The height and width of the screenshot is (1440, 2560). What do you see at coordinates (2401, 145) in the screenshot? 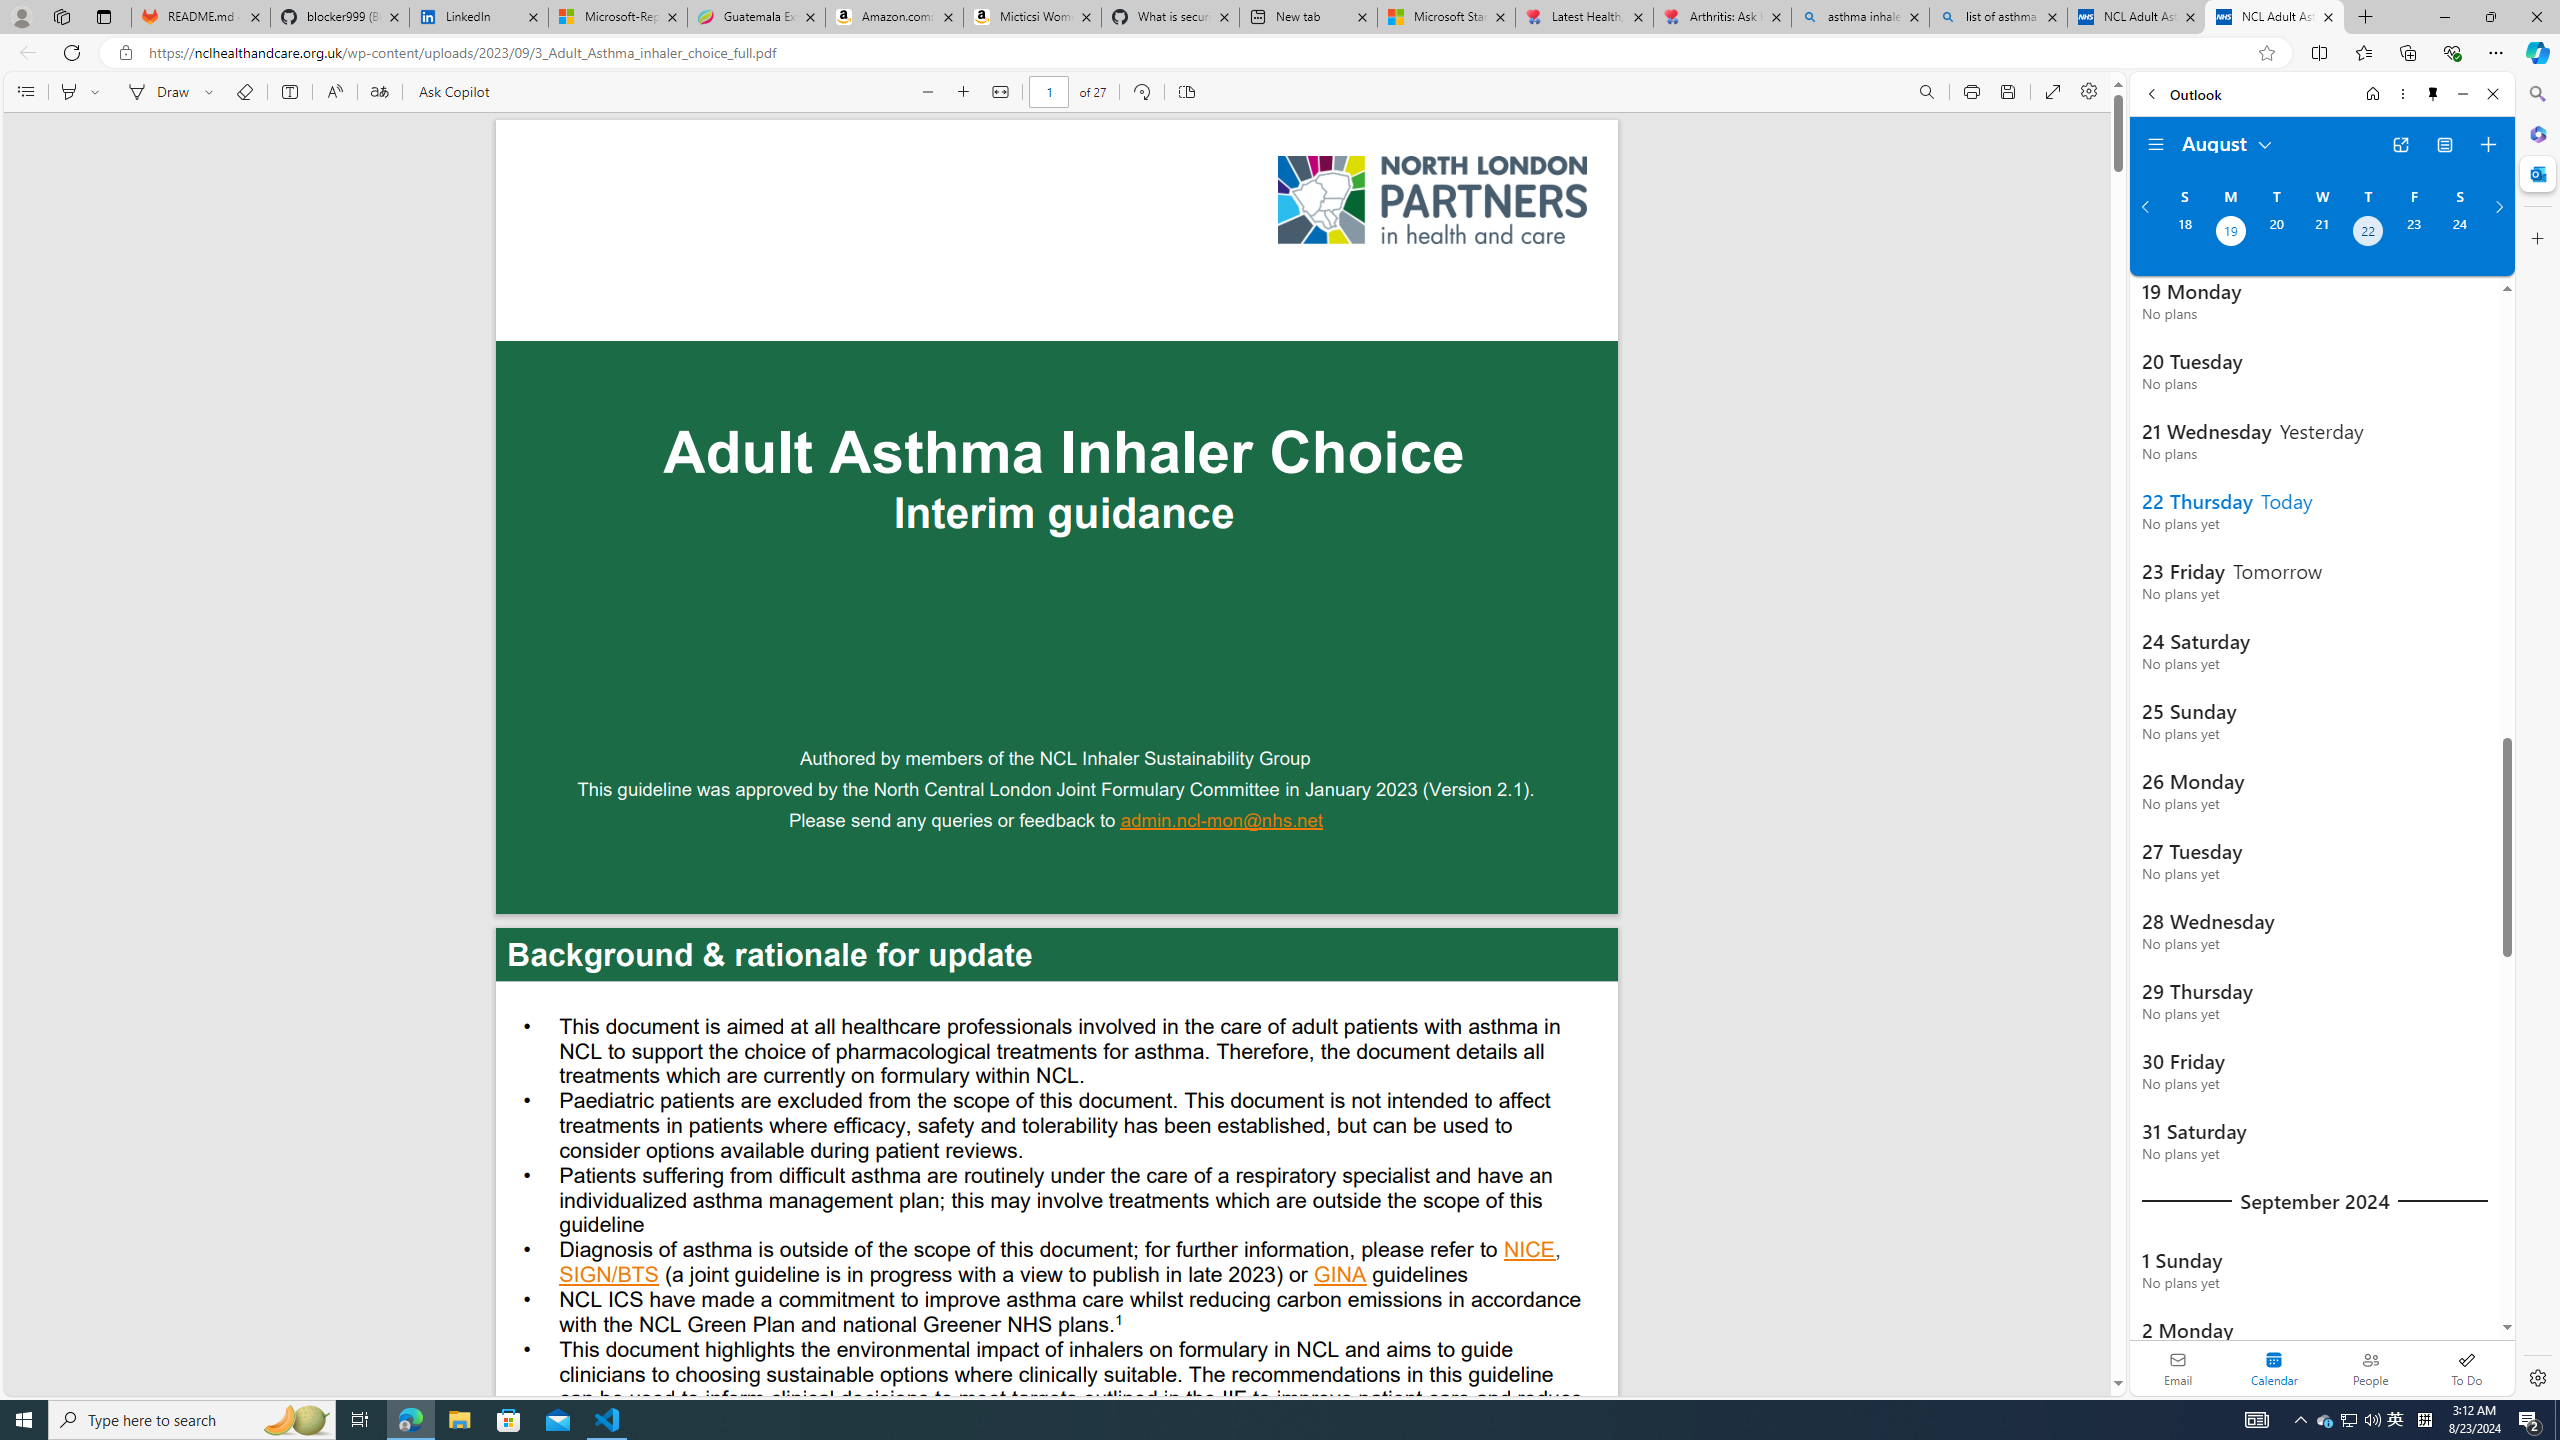
I see `'Open in new tab'` at bounding box center [2401, 145].